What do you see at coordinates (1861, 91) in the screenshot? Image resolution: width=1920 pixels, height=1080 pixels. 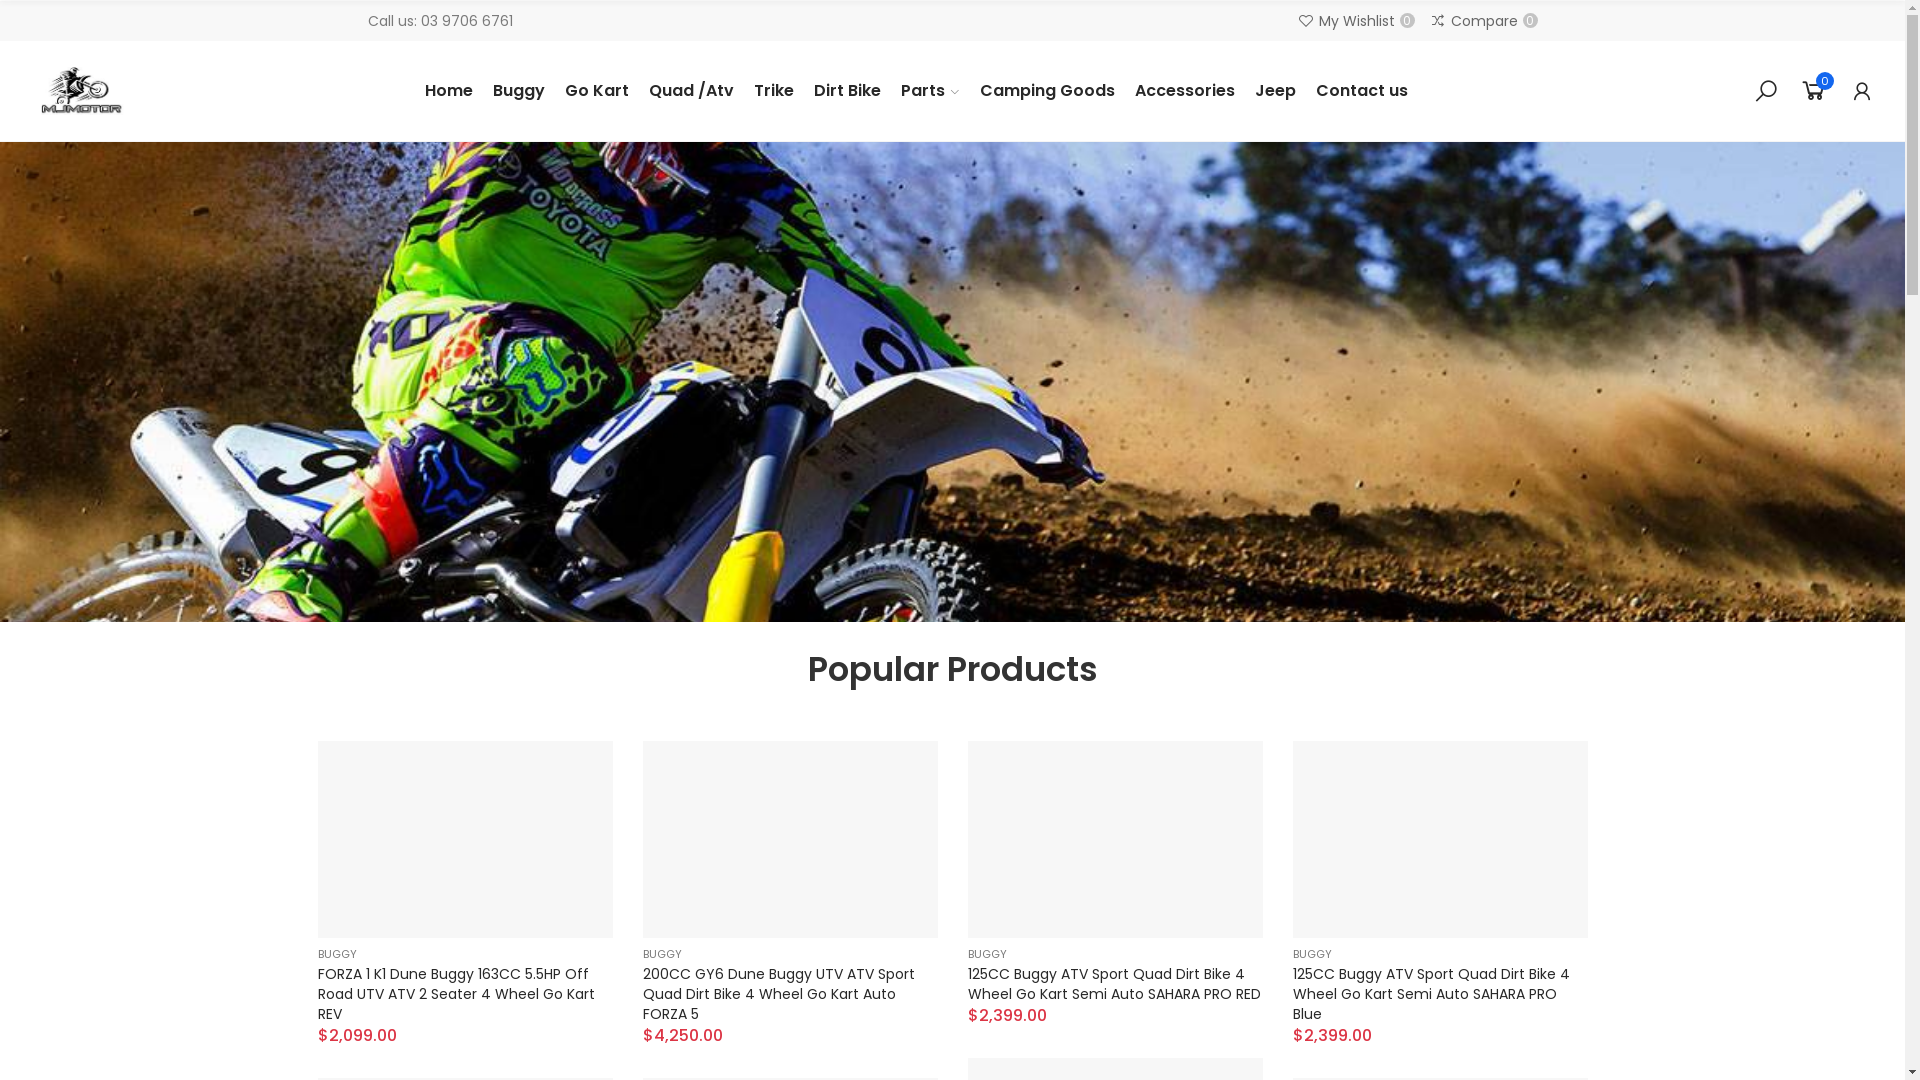 I see `'My Account'` at bounding box center [1861, 91].